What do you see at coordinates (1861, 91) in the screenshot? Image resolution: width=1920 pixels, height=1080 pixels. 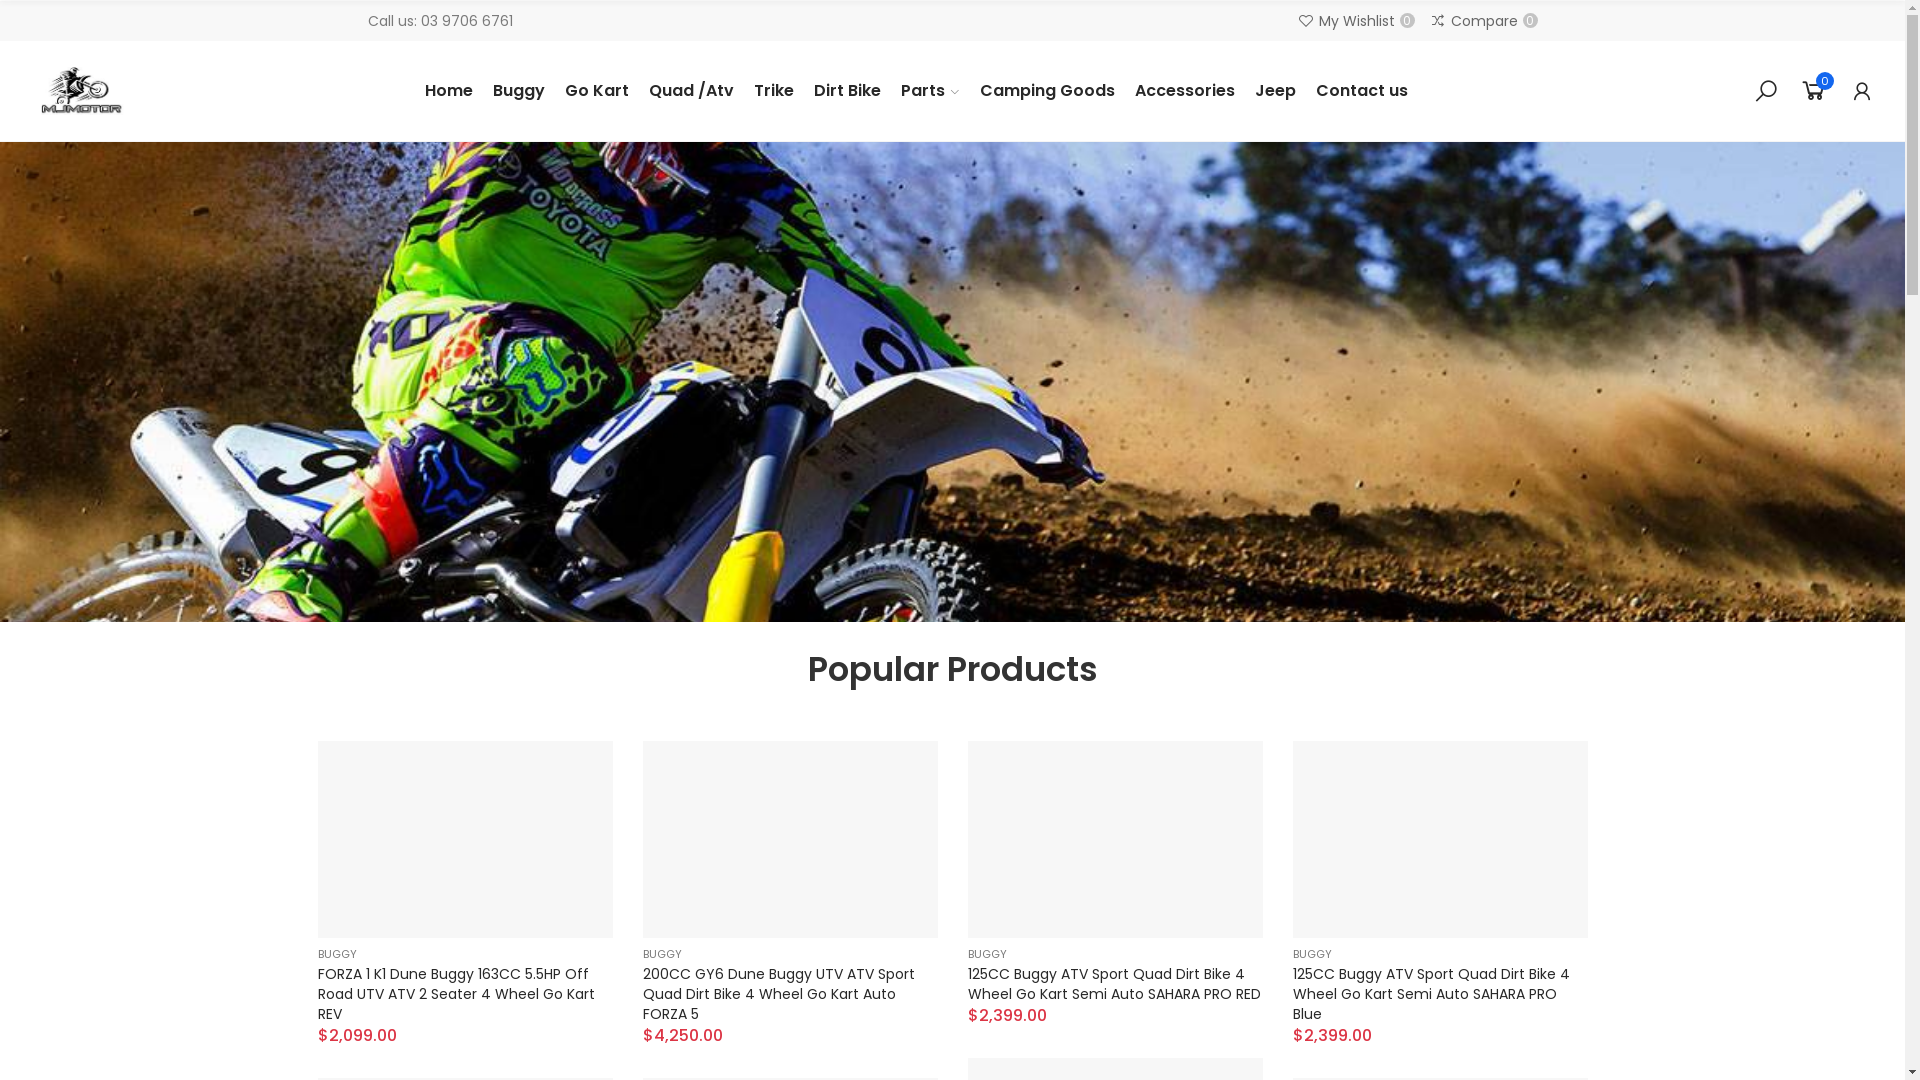 I see `'My Account'` at bounding box center [1861, 91].